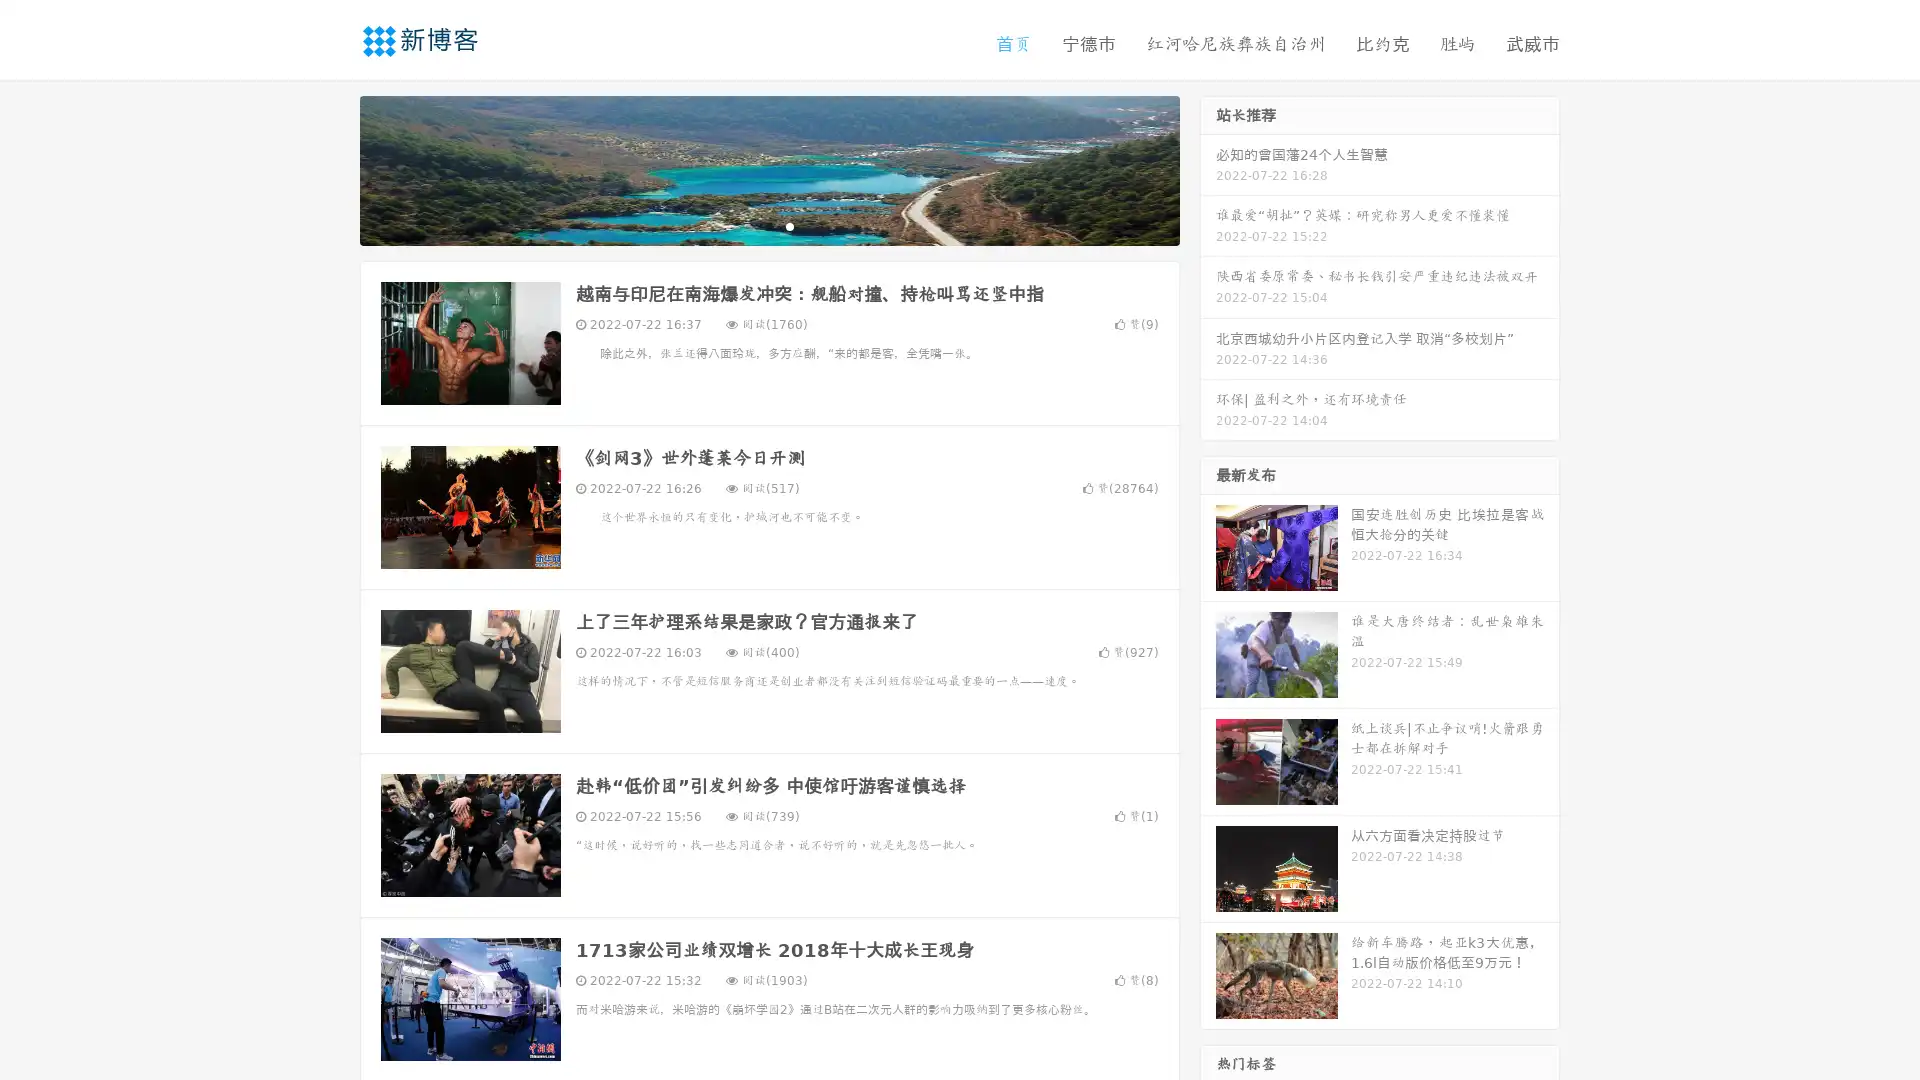  What do you see at coordinates (789, 225) in the screenshot?
I see `Go to slide 3` at bounding box center [789, 225].